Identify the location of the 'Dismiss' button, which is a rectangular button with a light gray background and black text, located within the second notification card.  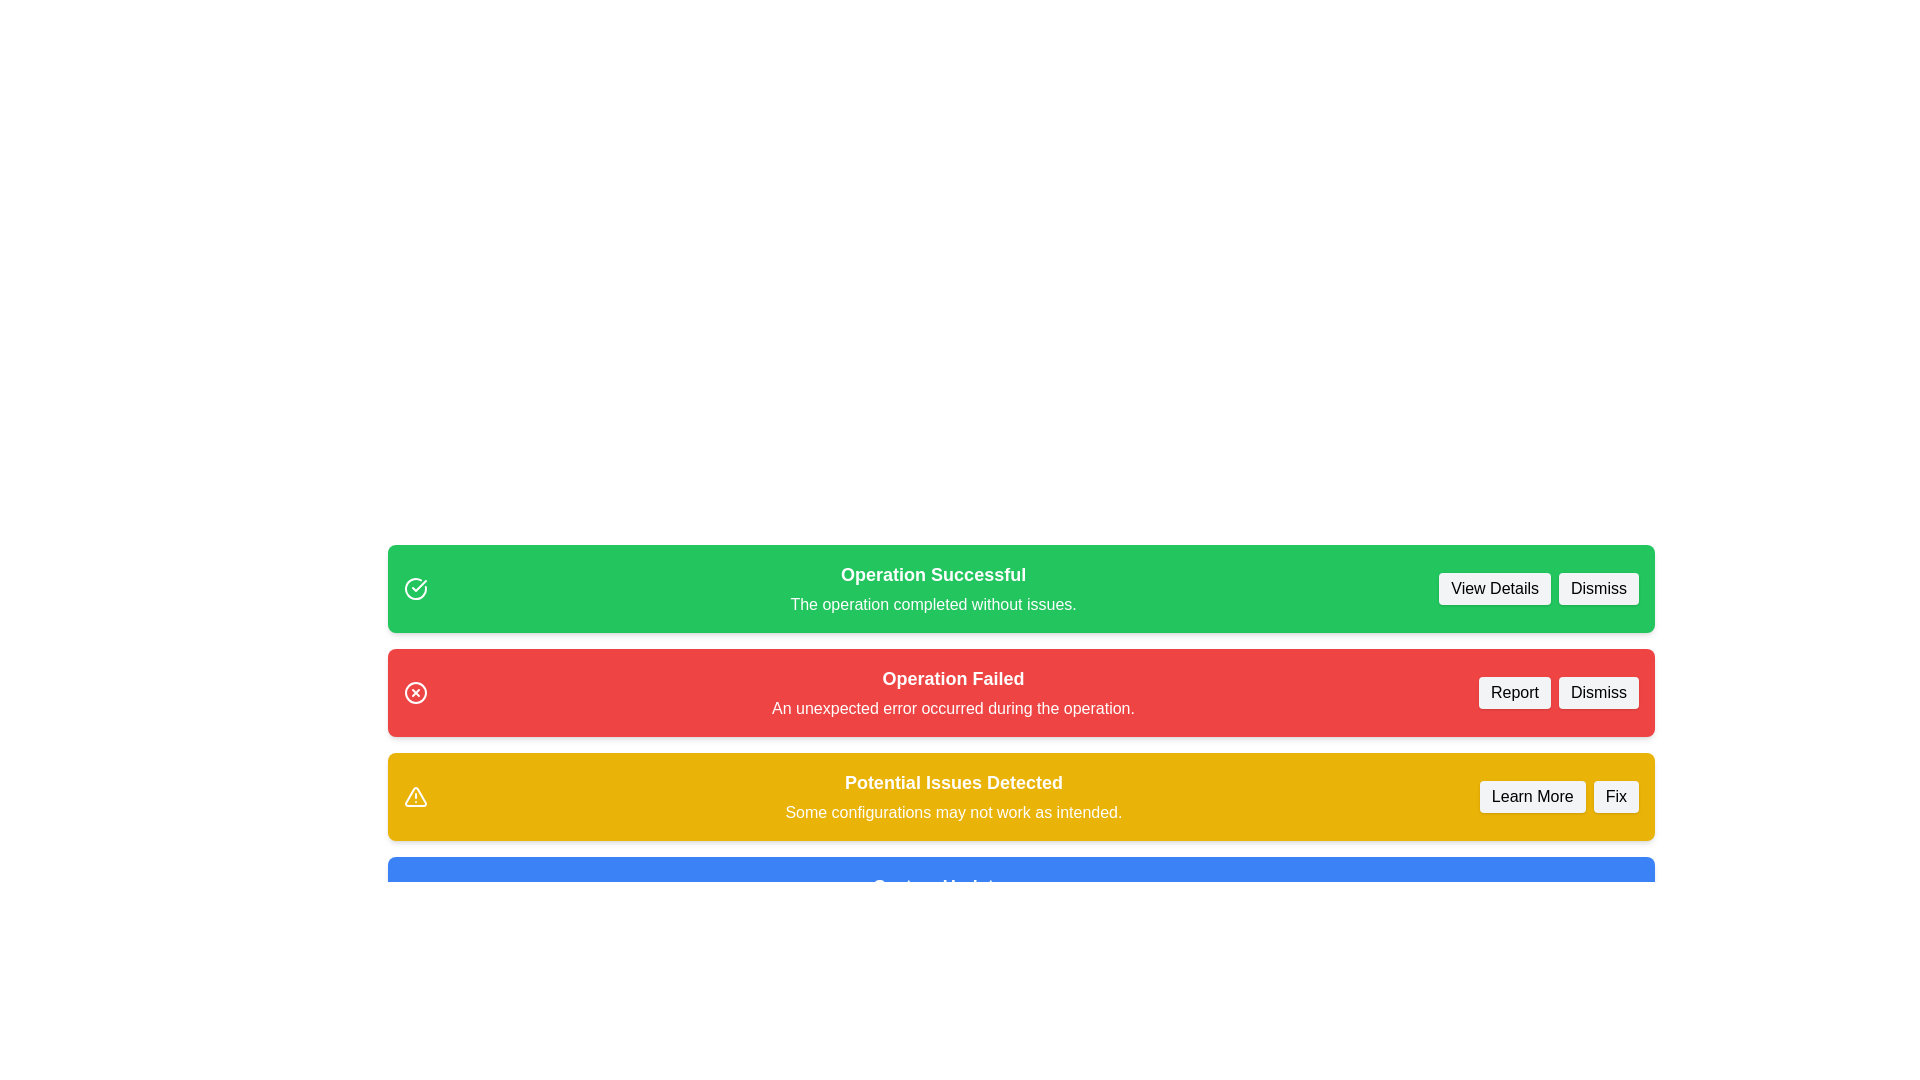
(1597, 692).